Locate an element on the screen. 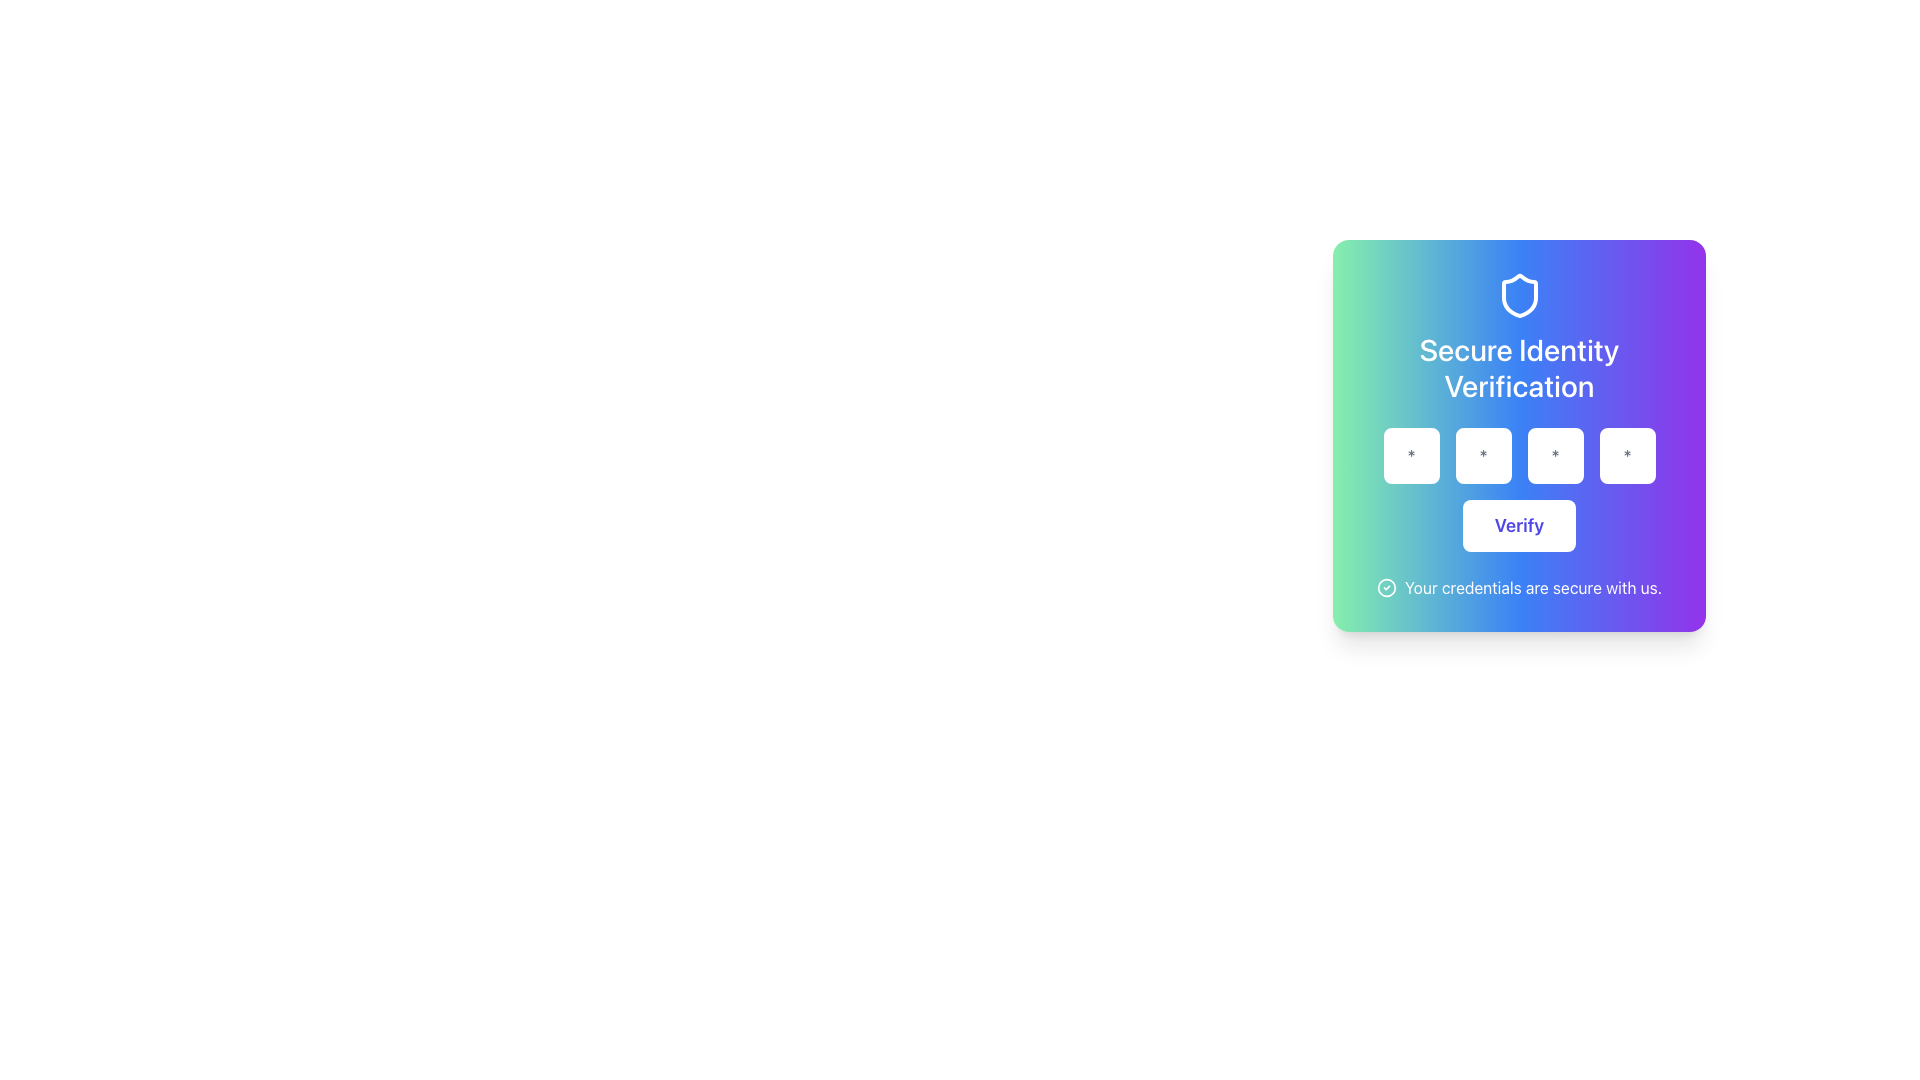 The image size is (1920, 1080). the specific input field within the Group of Input Fields for secure code entry, located below the 'Secure Identity Verification' heading and above the 'Verify' button is located at coordinates (1519, 455).